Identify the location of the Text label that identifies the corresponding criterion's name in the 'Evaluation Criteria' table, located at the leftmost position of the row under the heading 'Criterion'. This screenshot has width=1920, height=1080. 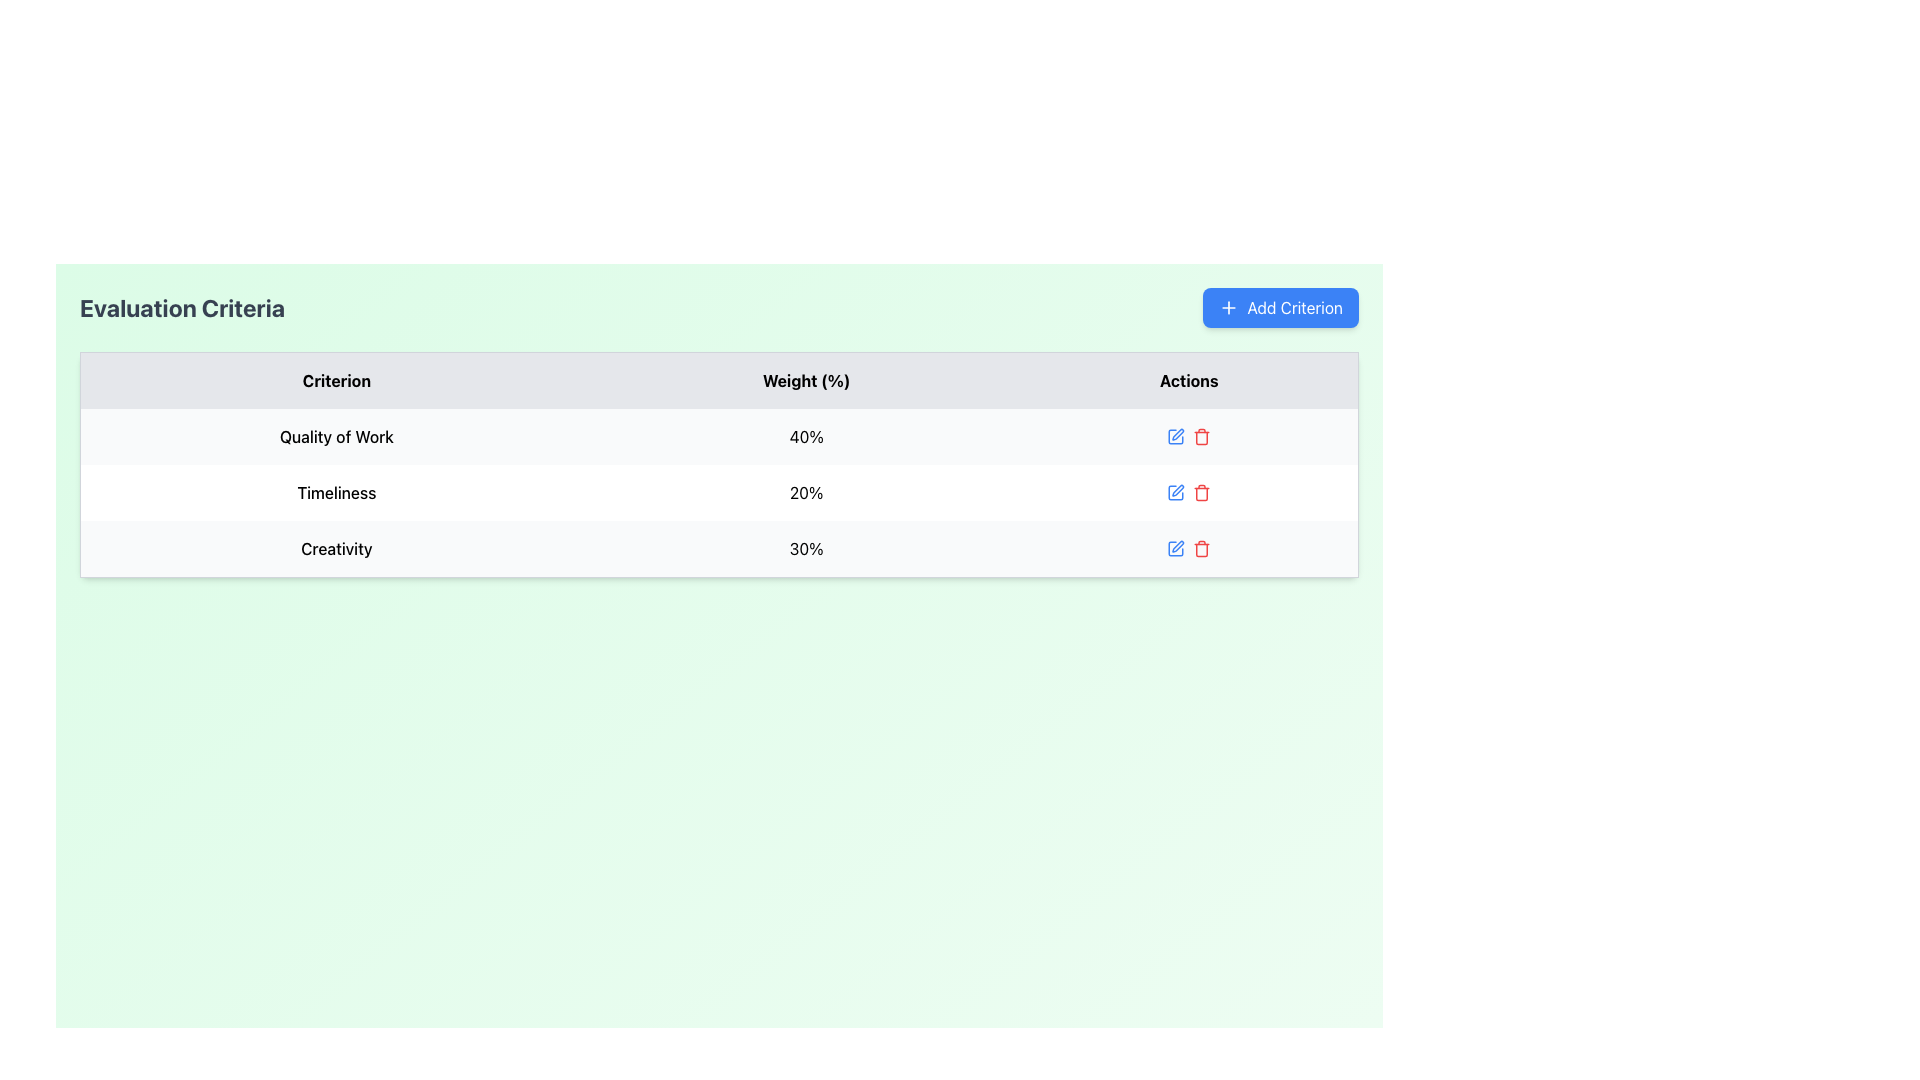
(336, 435).